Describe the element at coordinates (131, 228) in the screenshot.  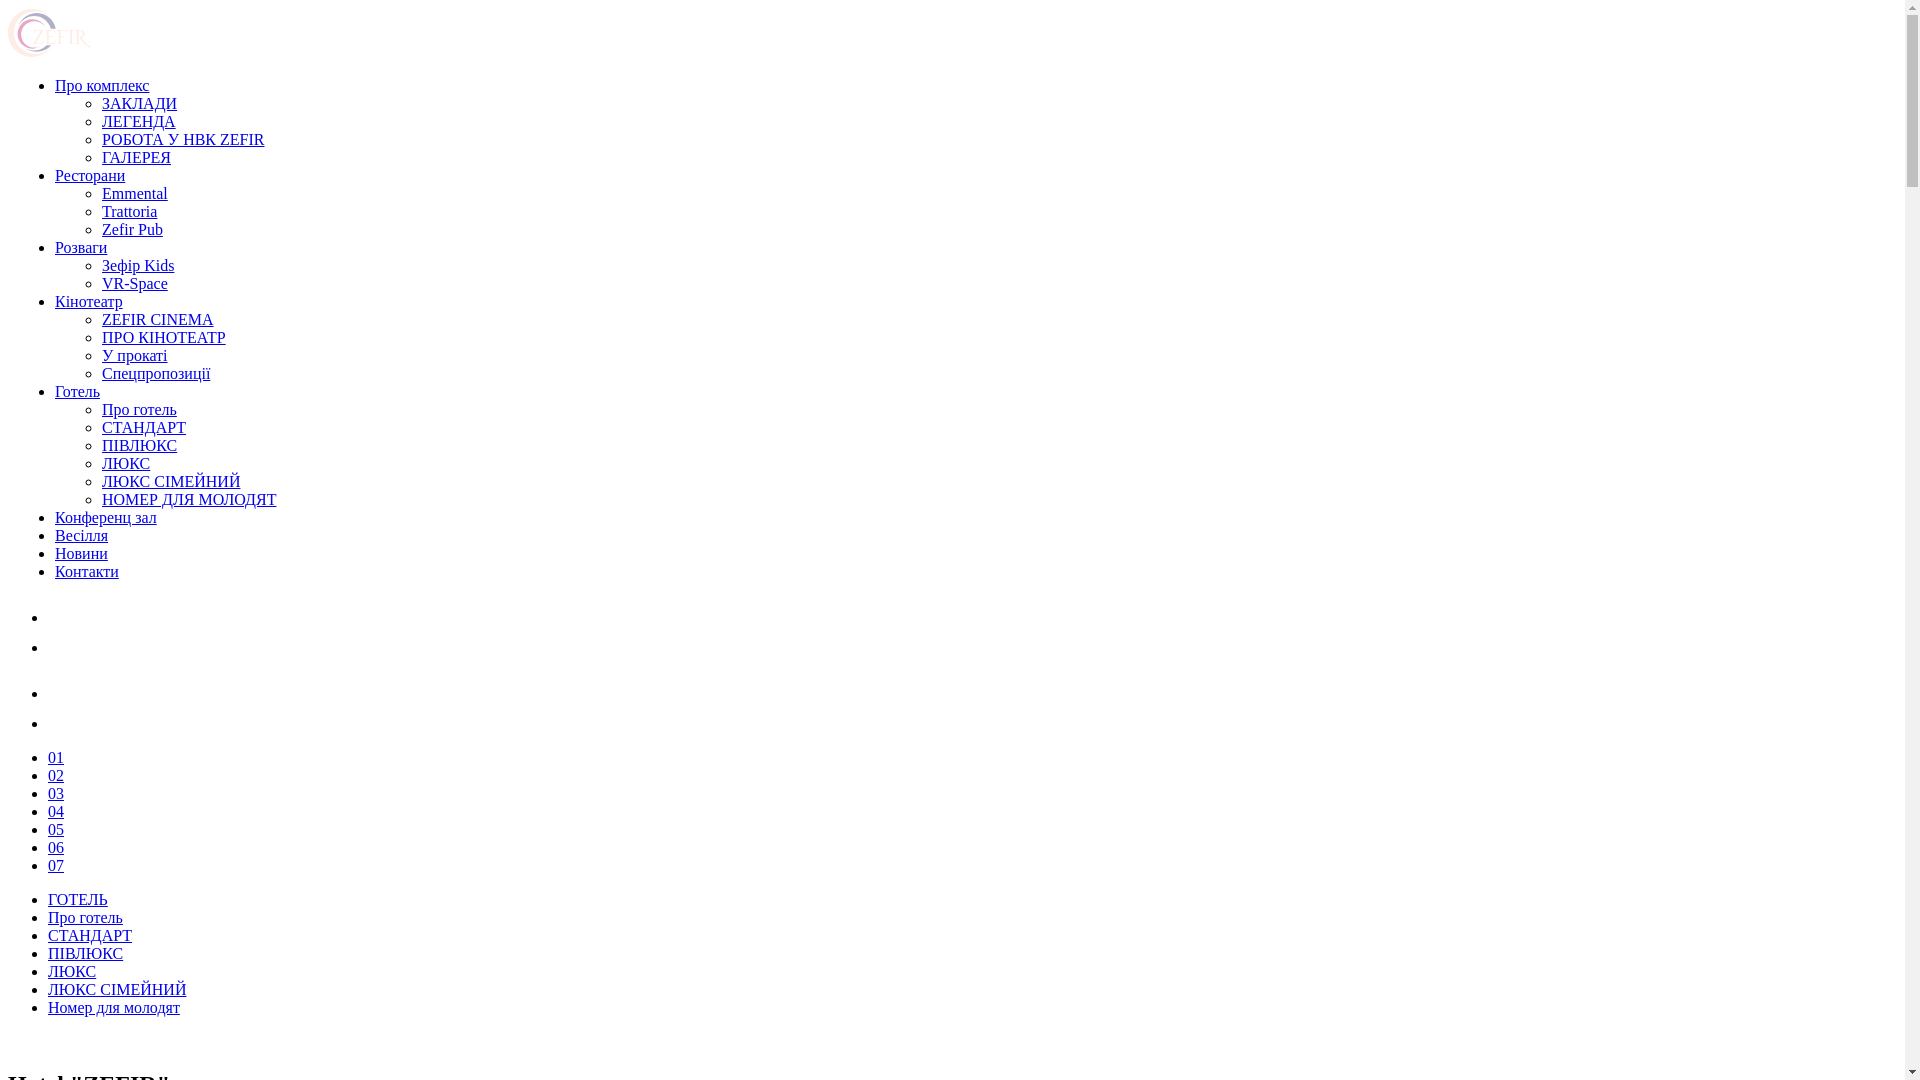
I see `'Zefir Pub'` at that location.